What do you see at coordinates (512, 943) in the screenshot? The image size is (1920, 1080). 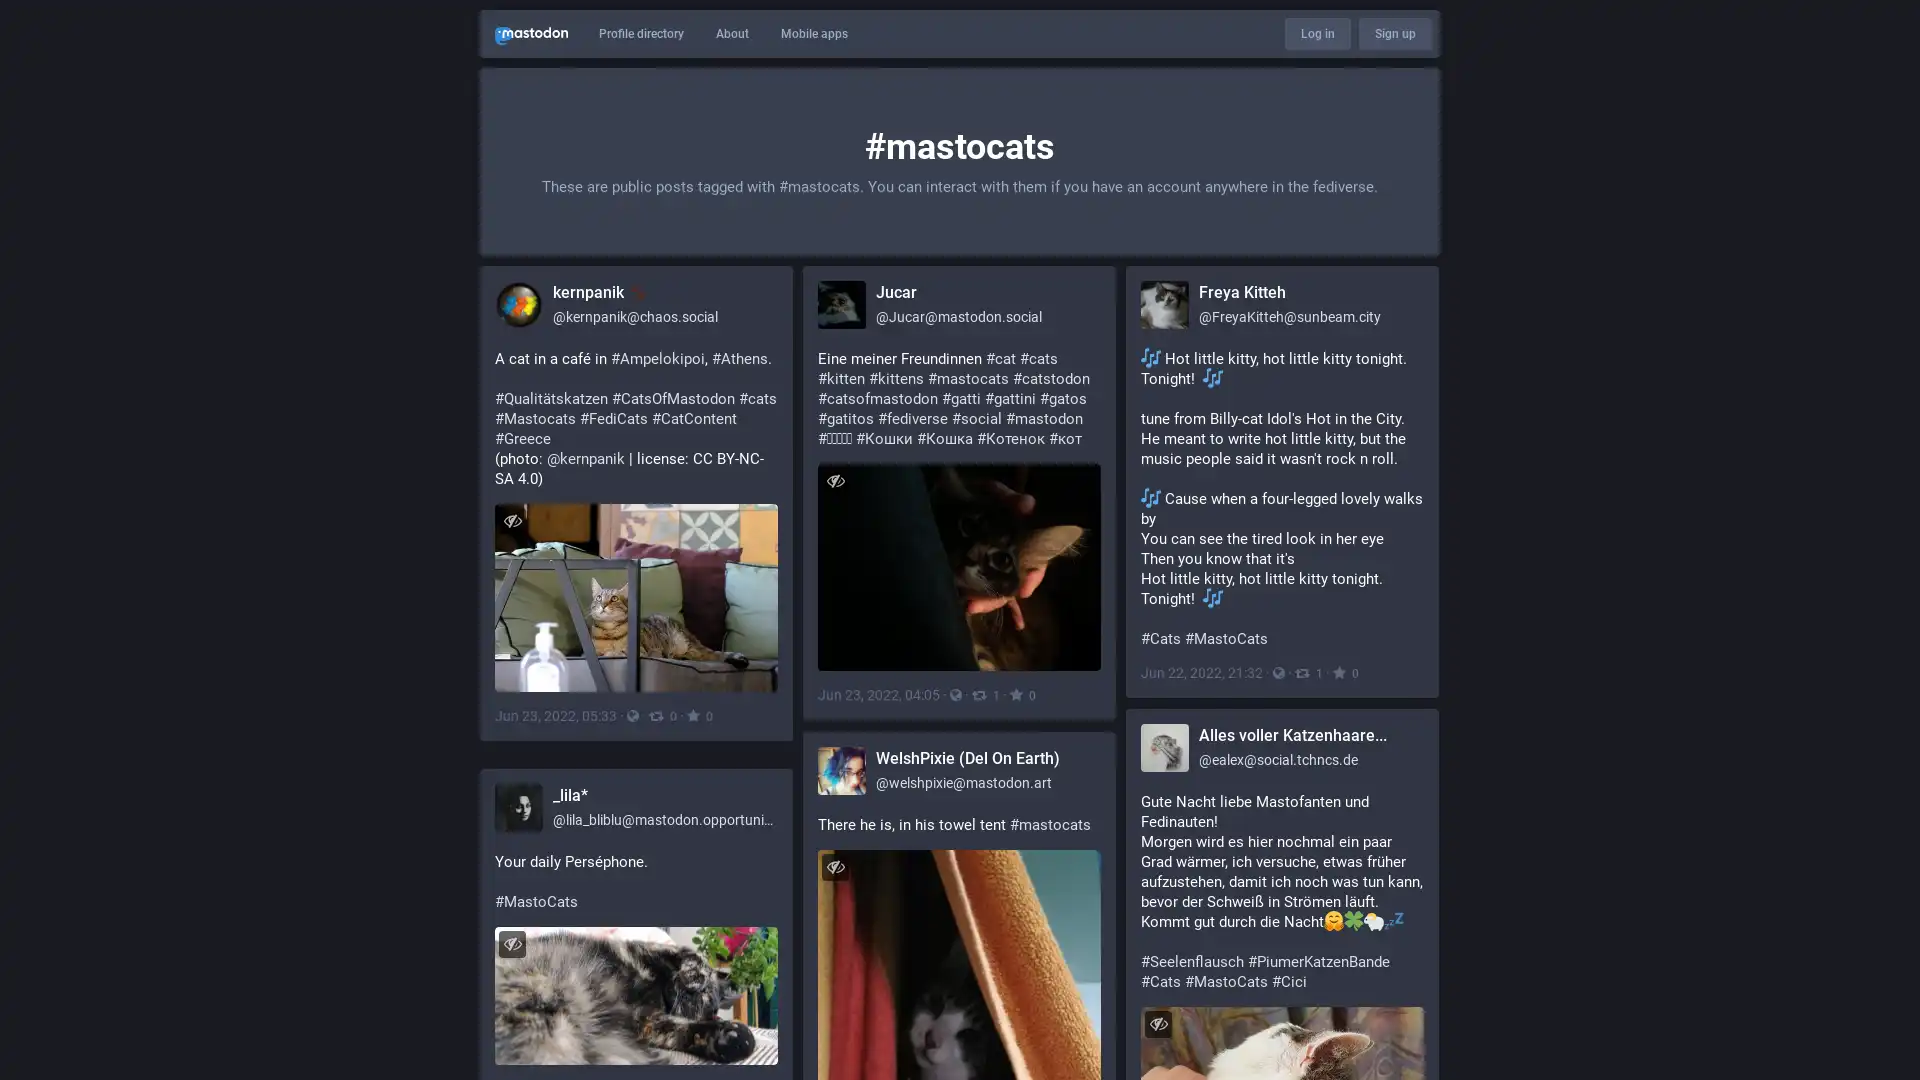 I see `Hide image` at bounding box center [512, 943].